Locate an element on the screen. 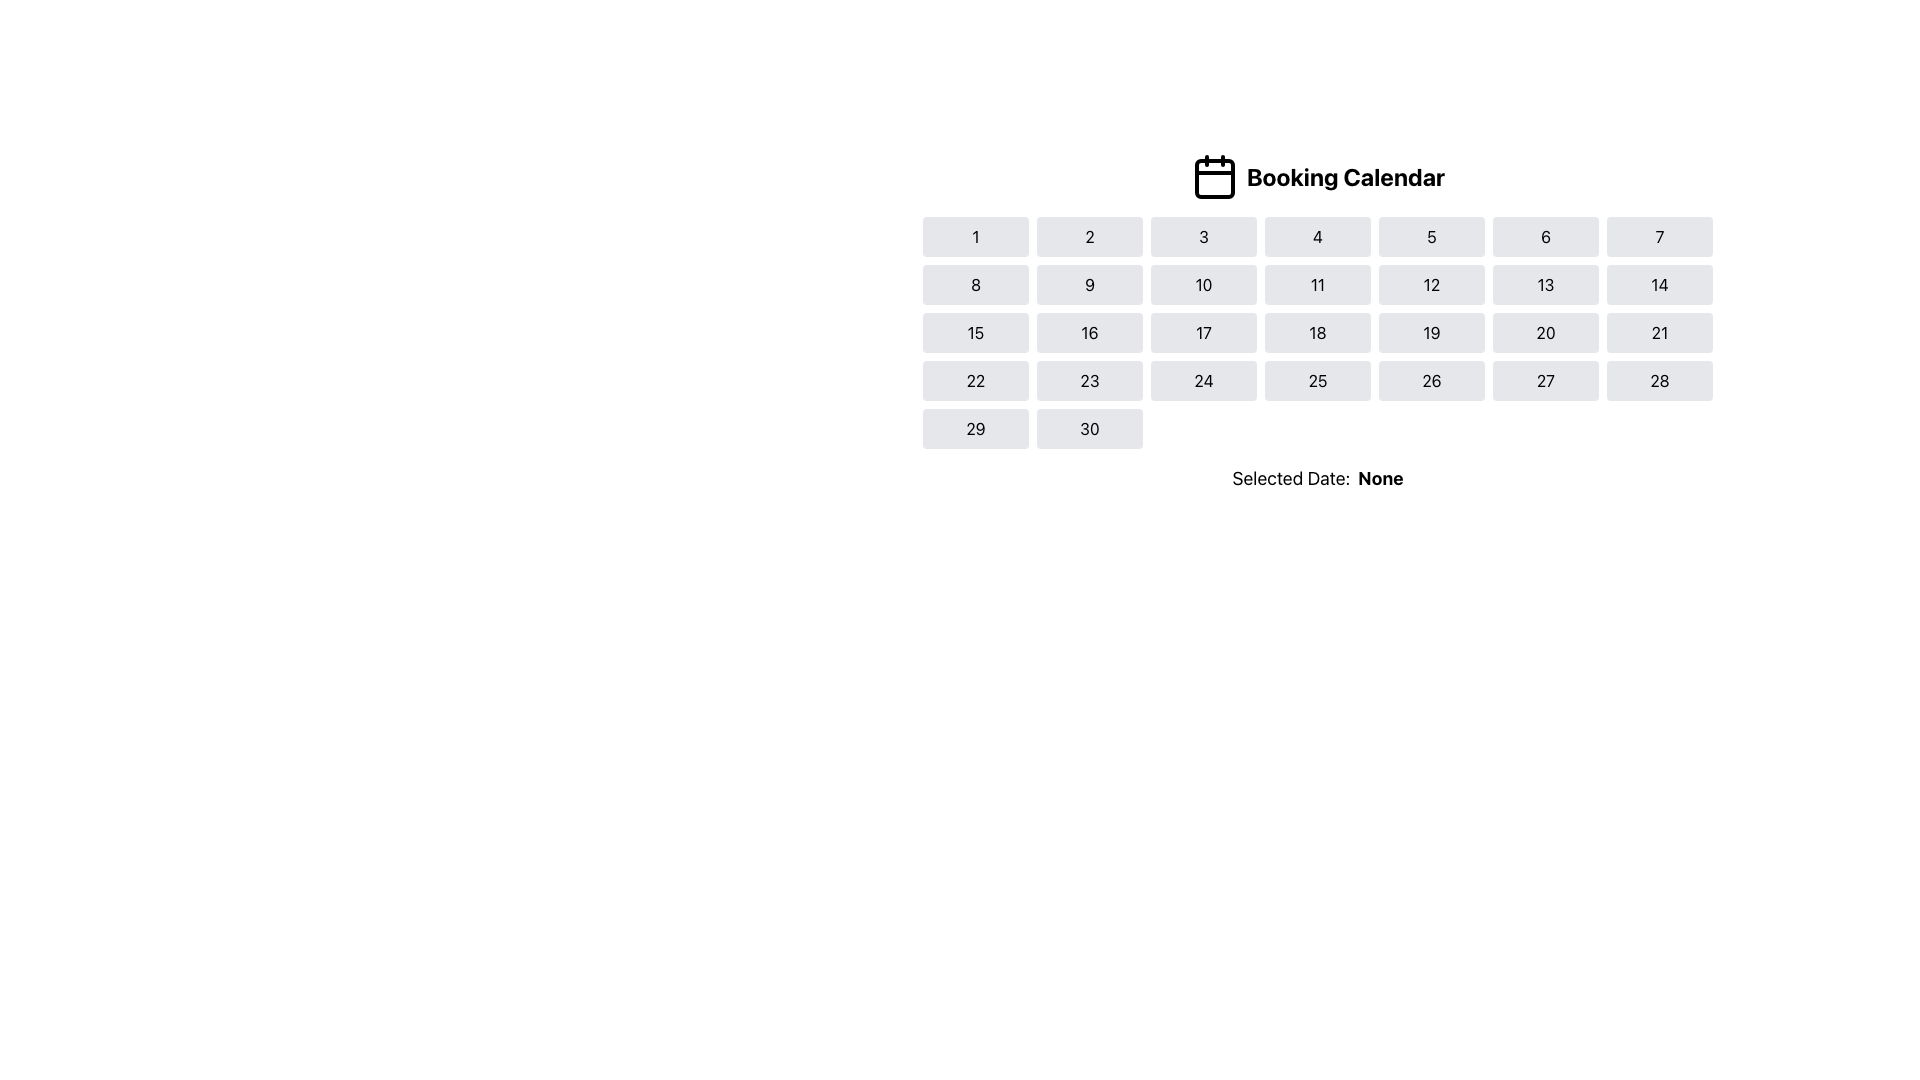 The width and height of the screenshot is (1920, 1080). the button labeled '6', which is a square button with rounded corners and a gray background is located at coordinates (1544, 235).